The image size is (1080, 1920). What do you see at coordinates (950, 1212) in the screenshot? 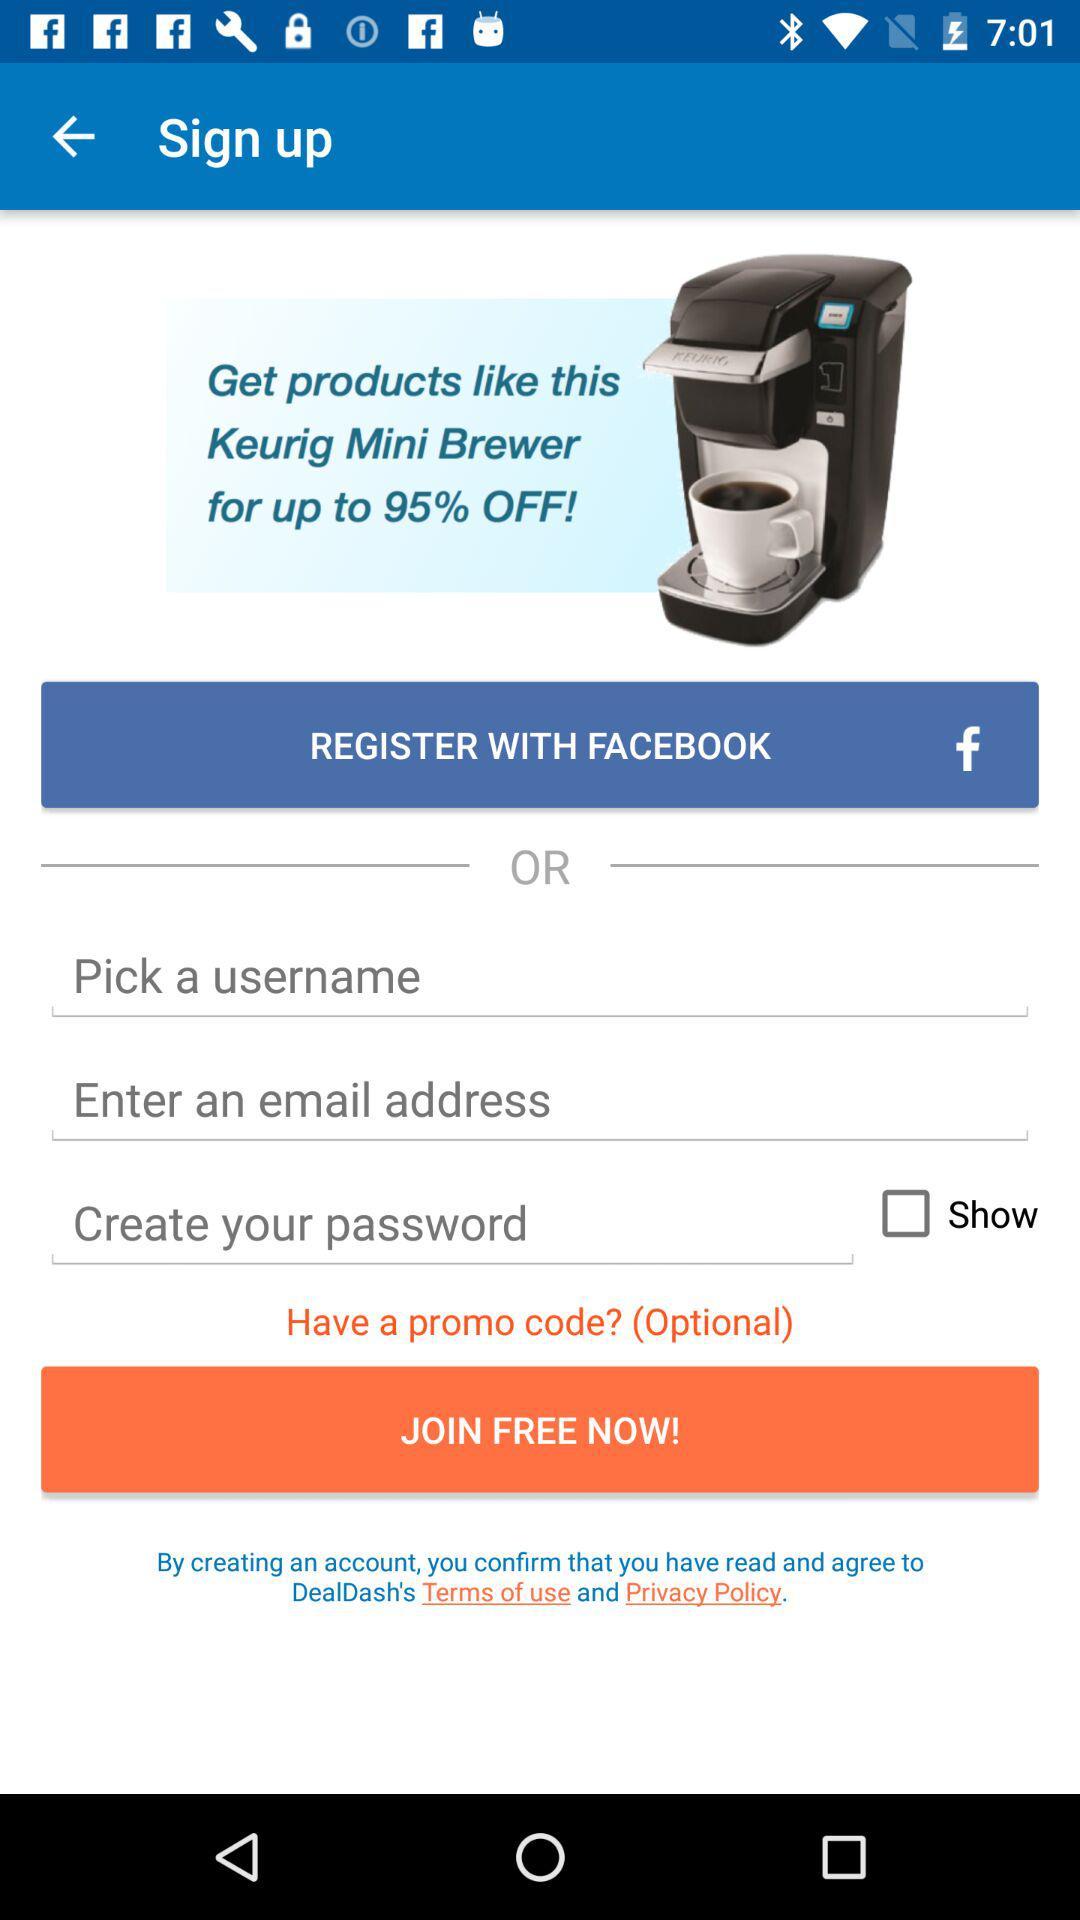
I see `the icon on the right` at bounding box center [950, 1212].